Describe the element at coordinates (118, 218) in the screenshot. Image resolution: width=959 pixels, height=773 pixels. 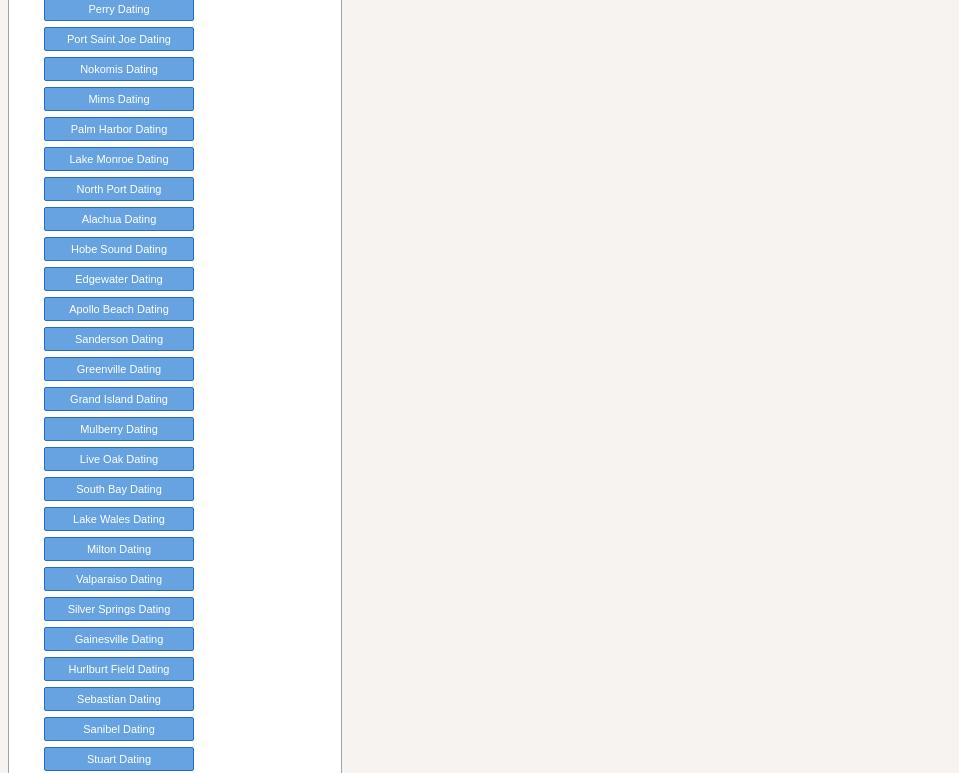
I see `'Alachua Dating'` at that location.